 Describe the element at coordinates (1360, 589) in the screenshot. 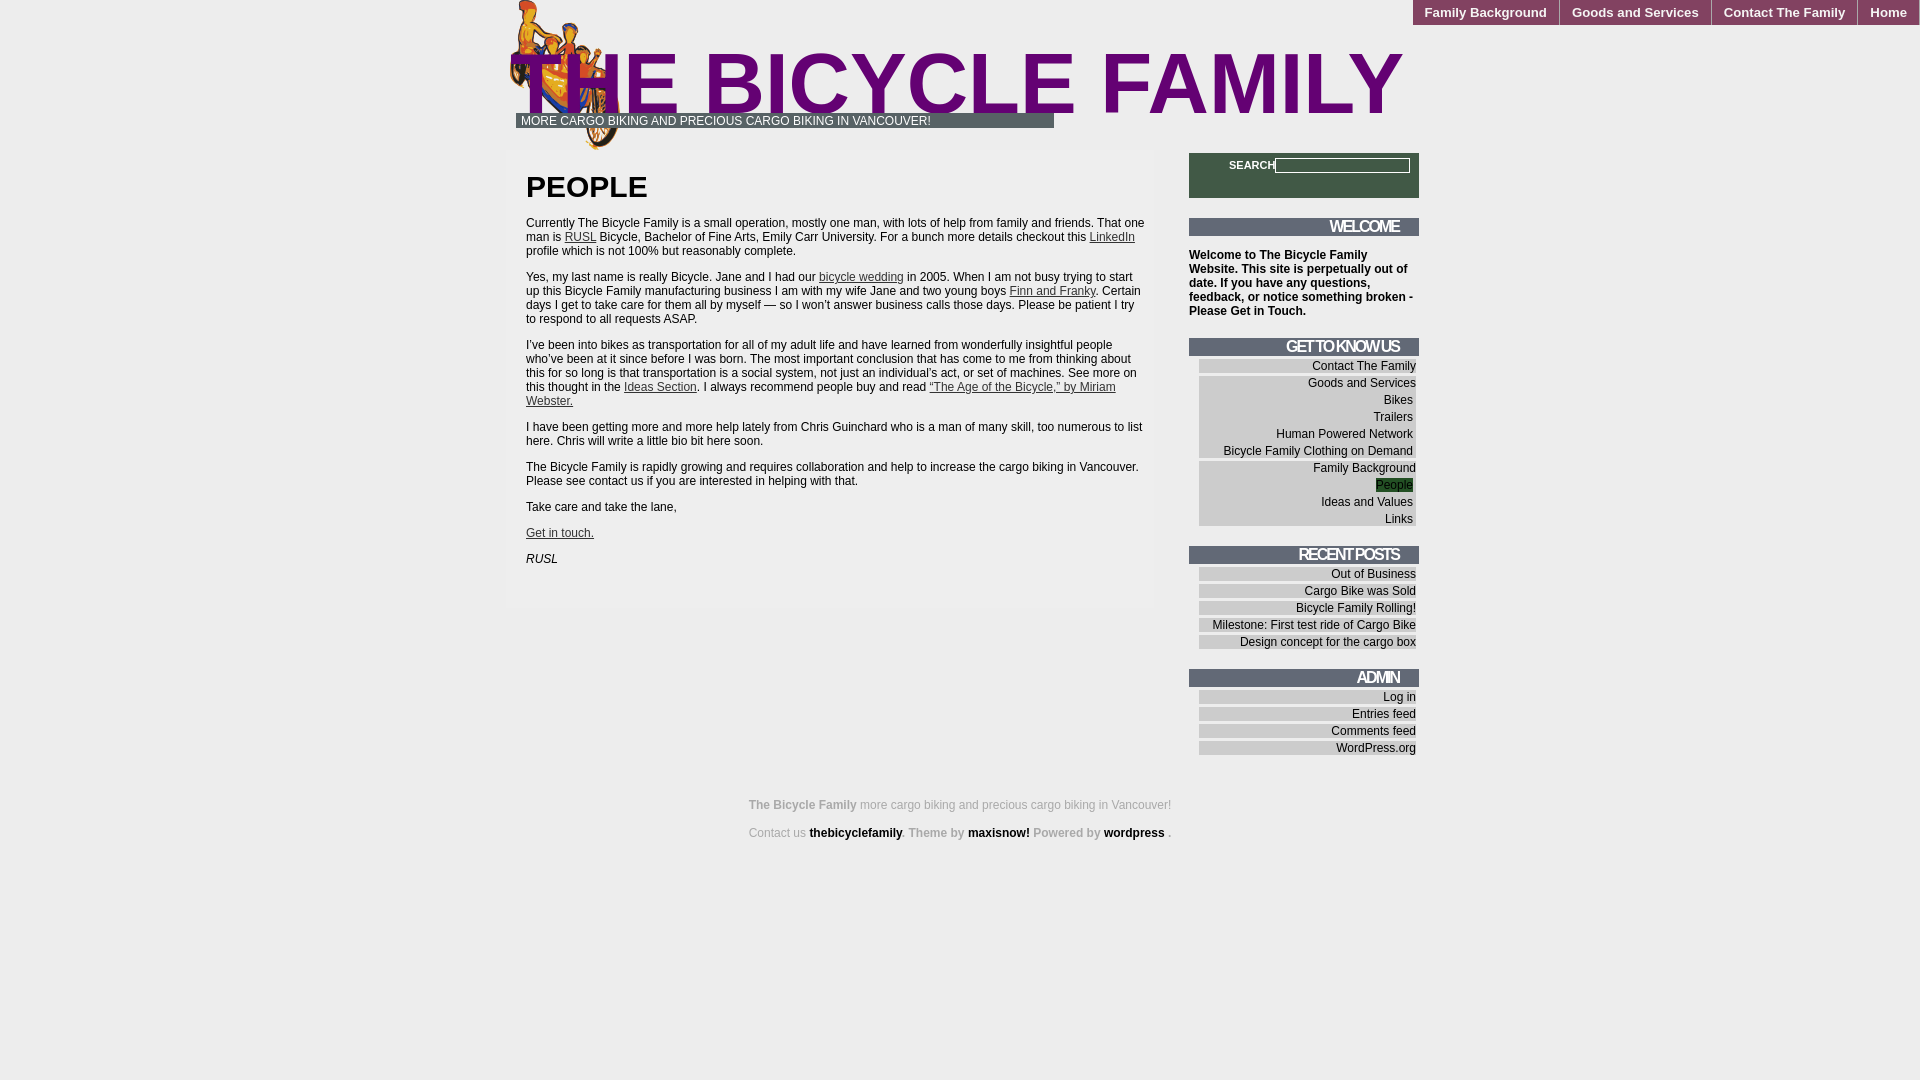

I see `'Cargo Bike was Sold'` at that location.